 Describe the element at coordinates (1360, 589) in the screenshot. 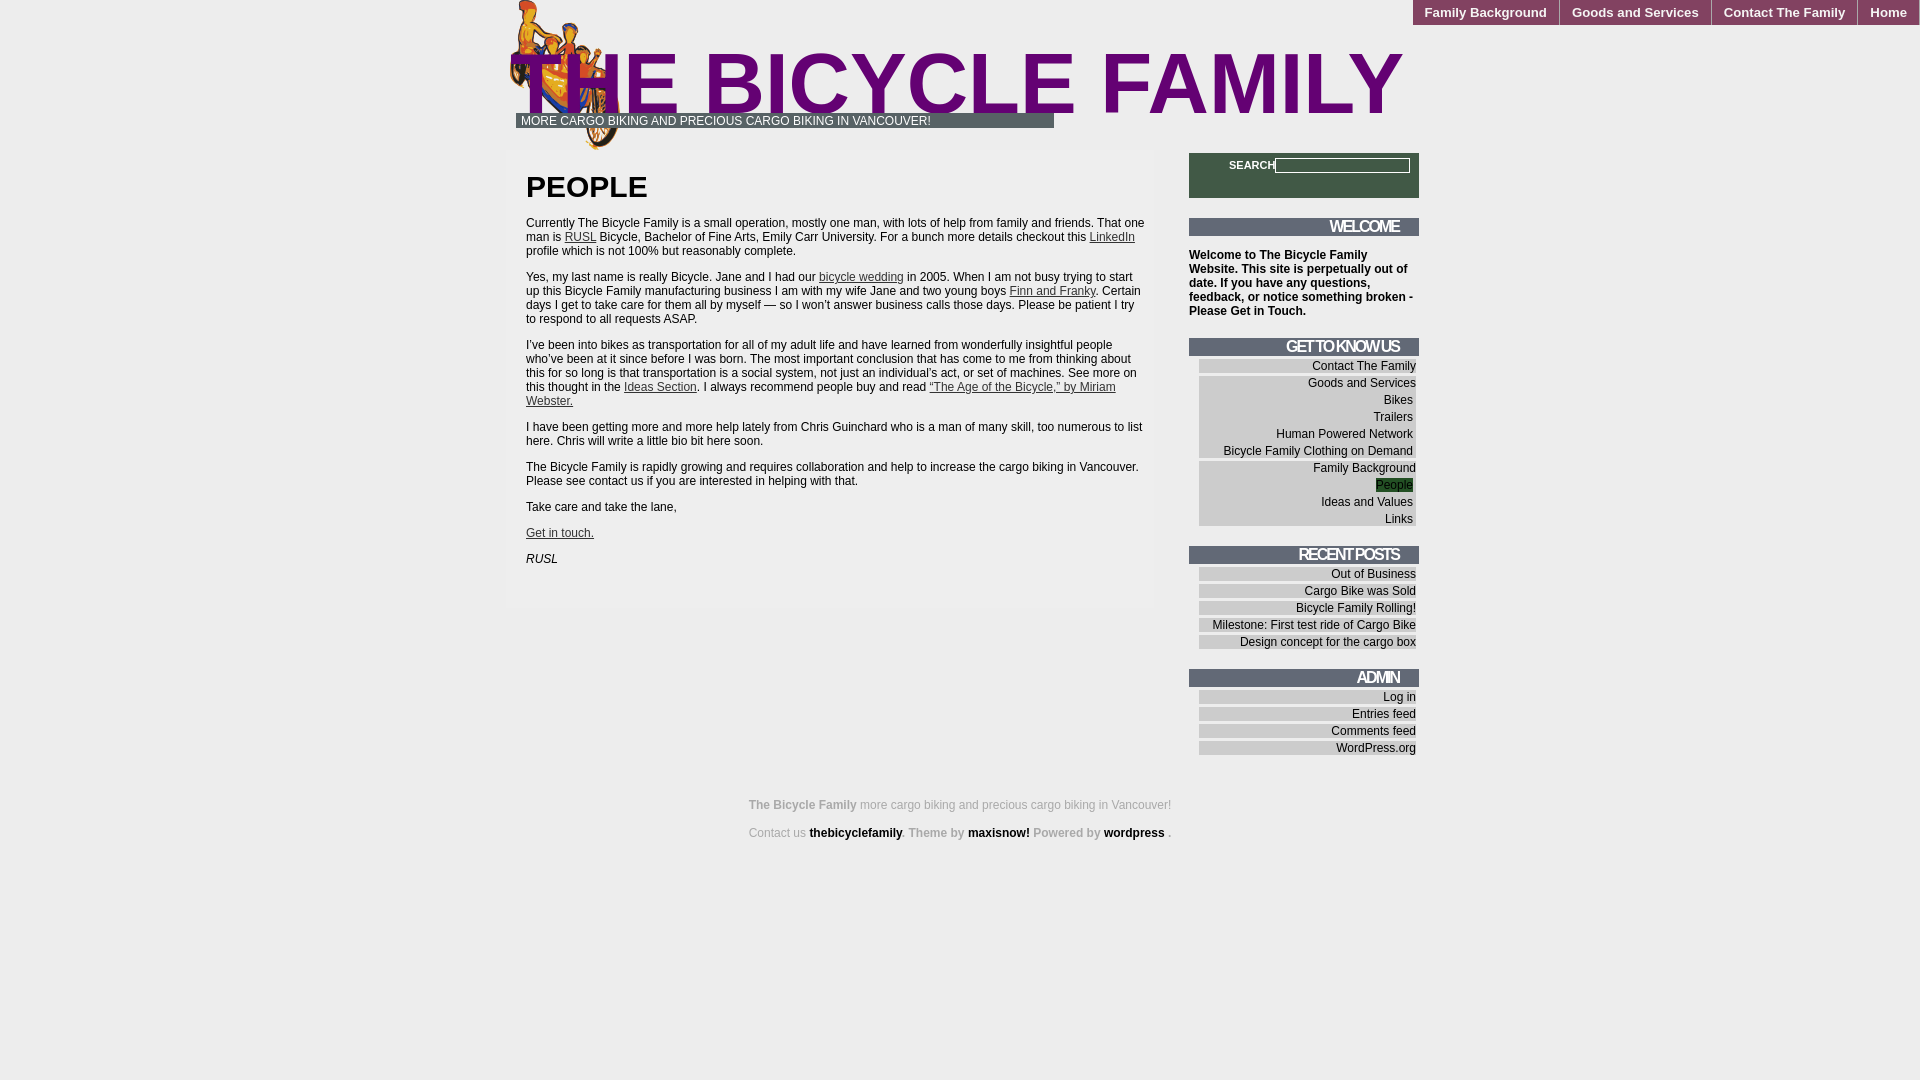

I see `'Cargo Bike was Sold'` at that location.